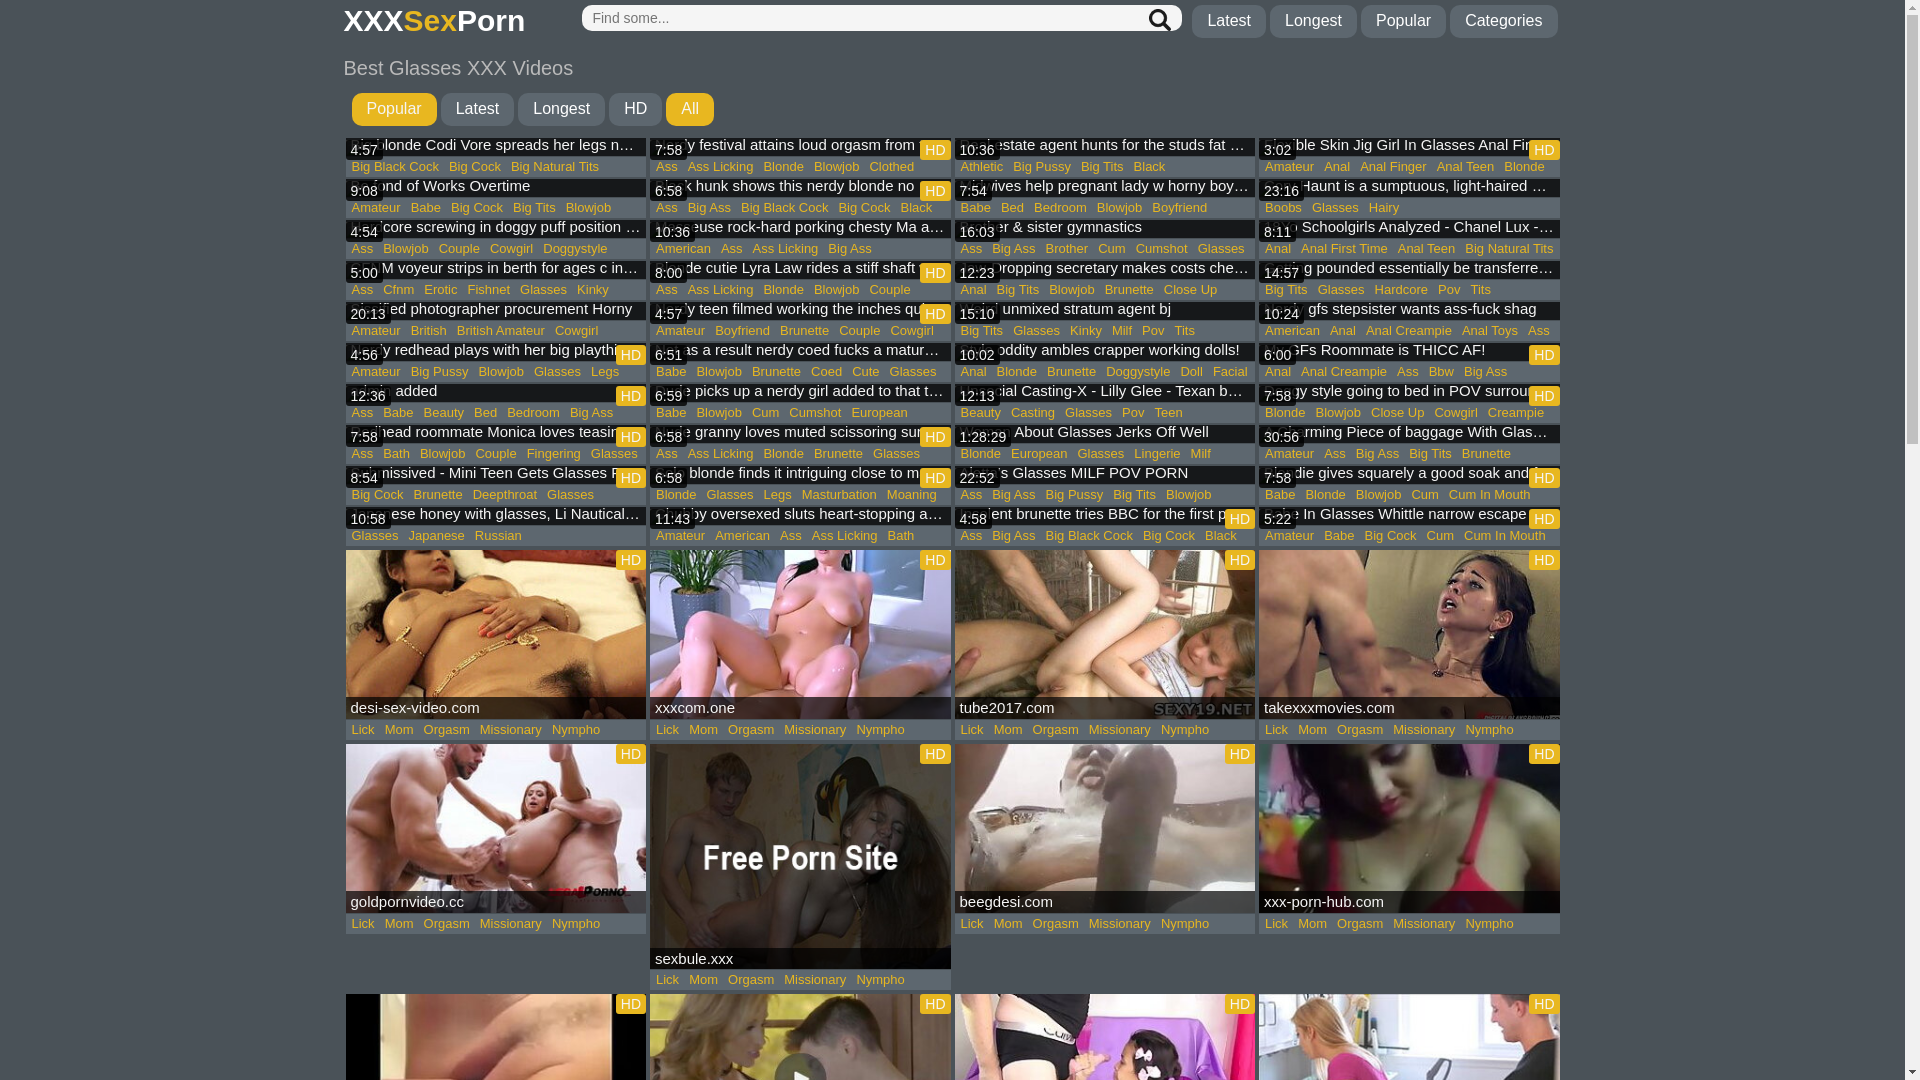 The image size is (1920, 1080). Describe the element at coordinates (1152, 330) in the screenshot. I see `'Pov'` at that location.